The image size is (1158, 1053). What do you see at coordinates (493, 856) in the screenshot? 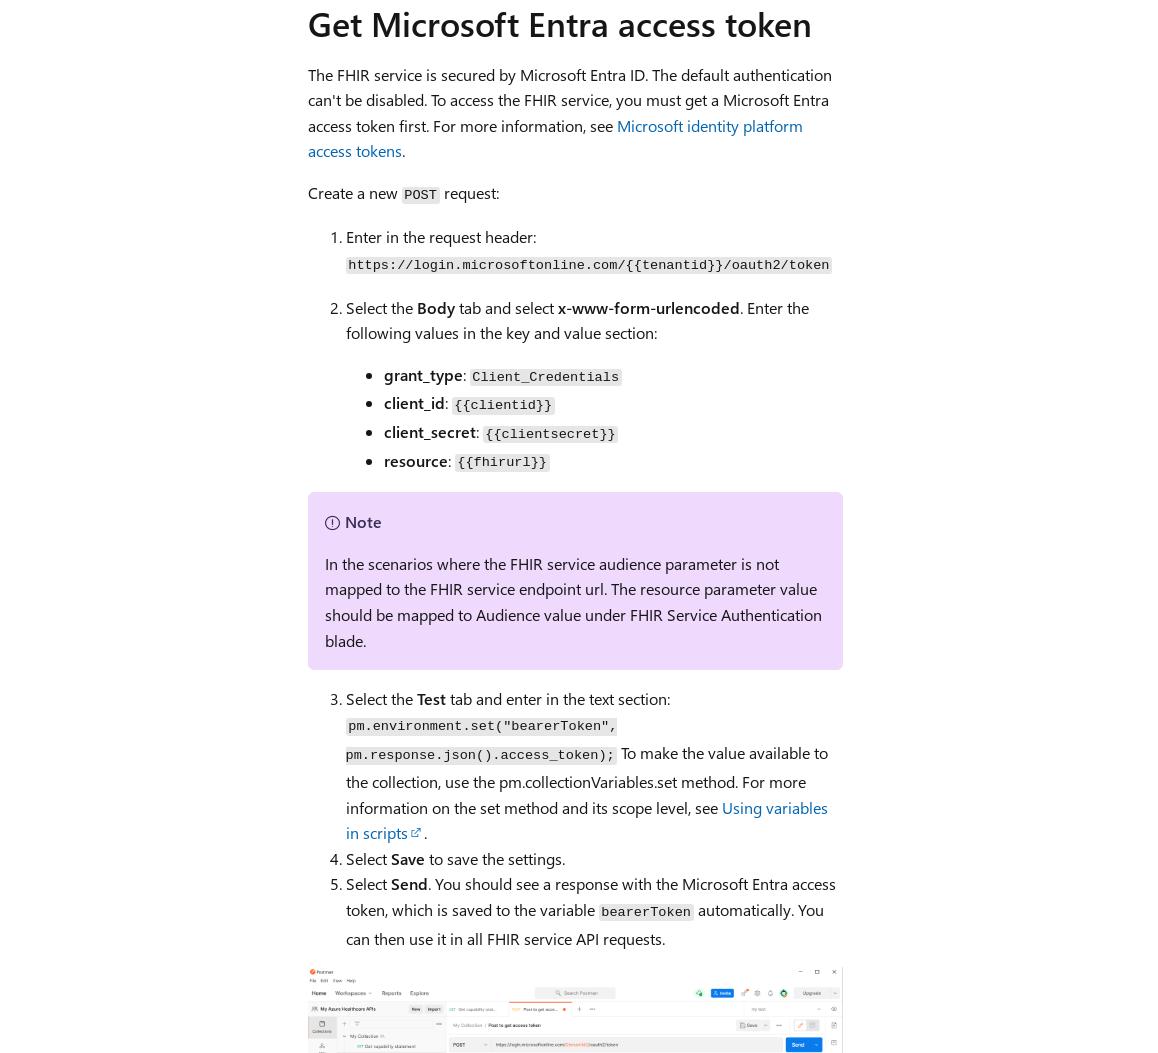
I see `'to save the settings.'` at bounding box center [493, 856].